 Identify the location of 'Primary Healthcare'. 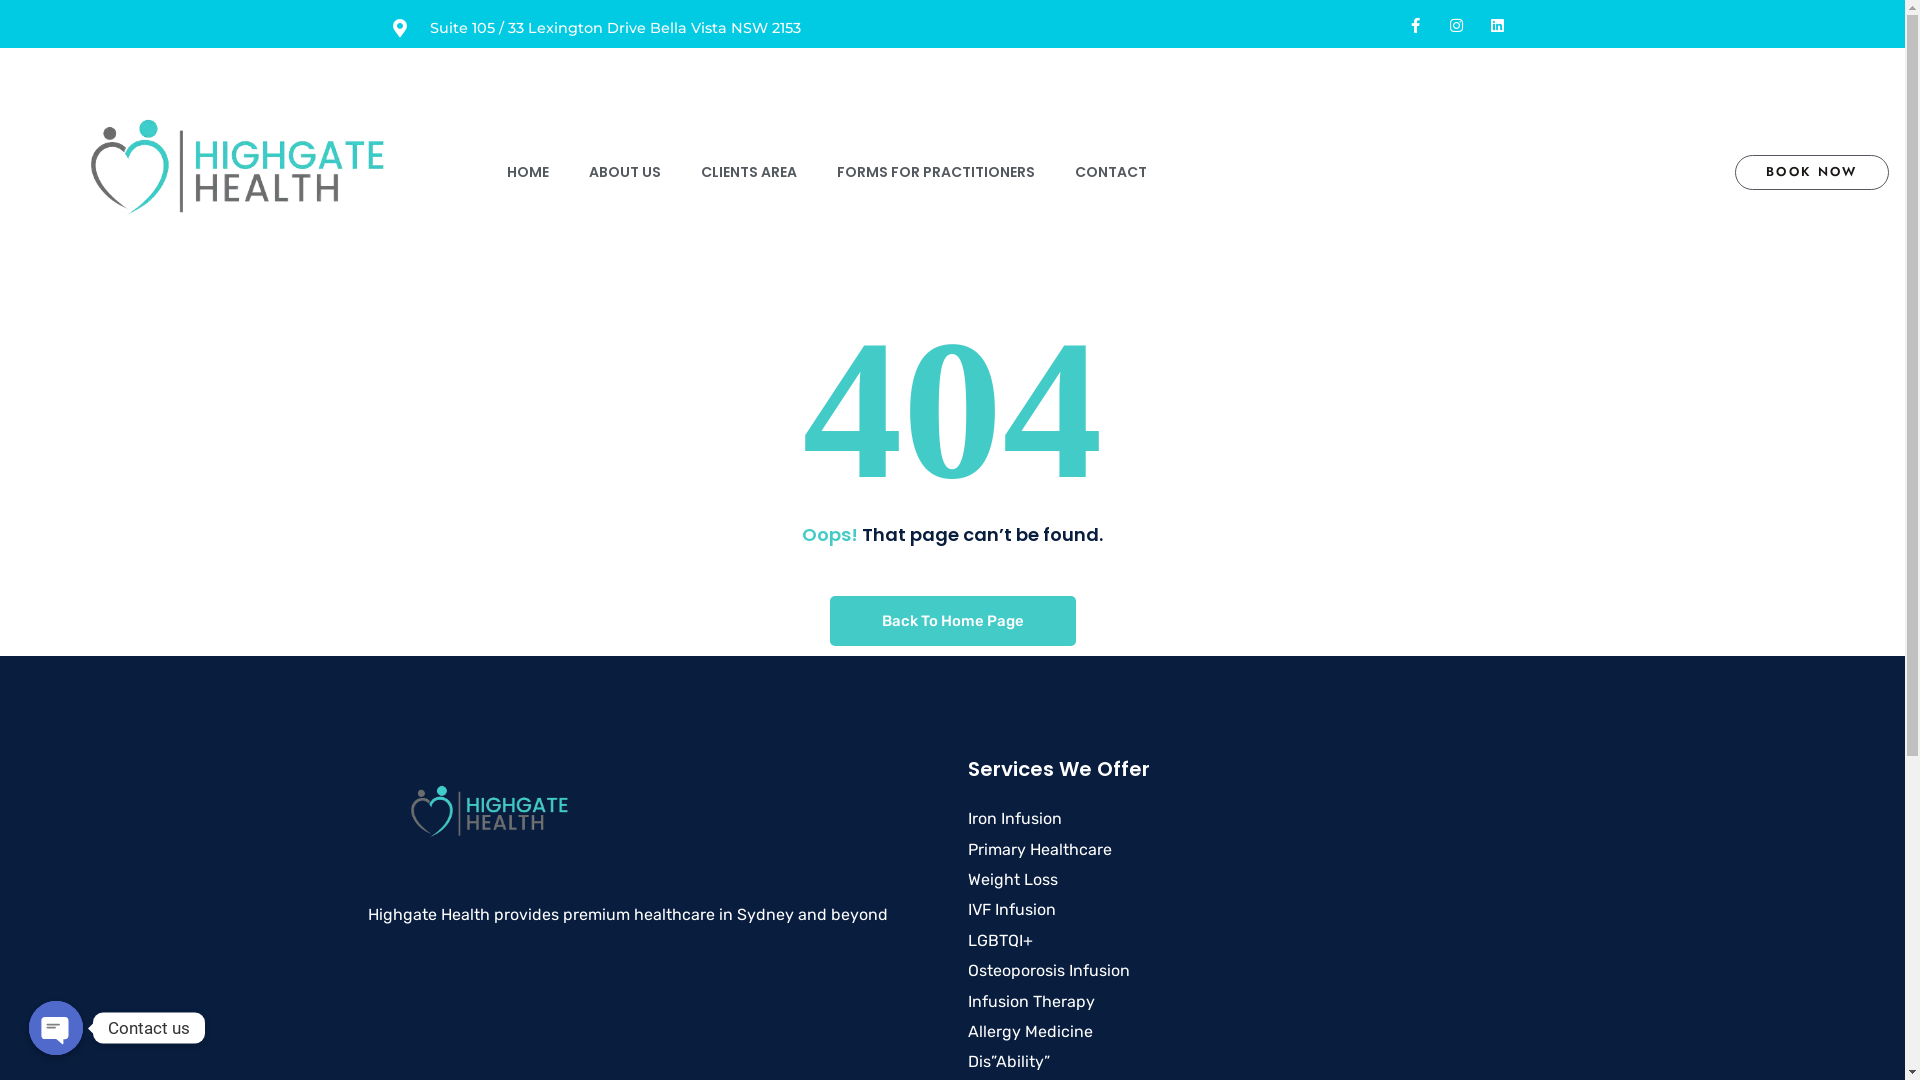
(1040, 849).